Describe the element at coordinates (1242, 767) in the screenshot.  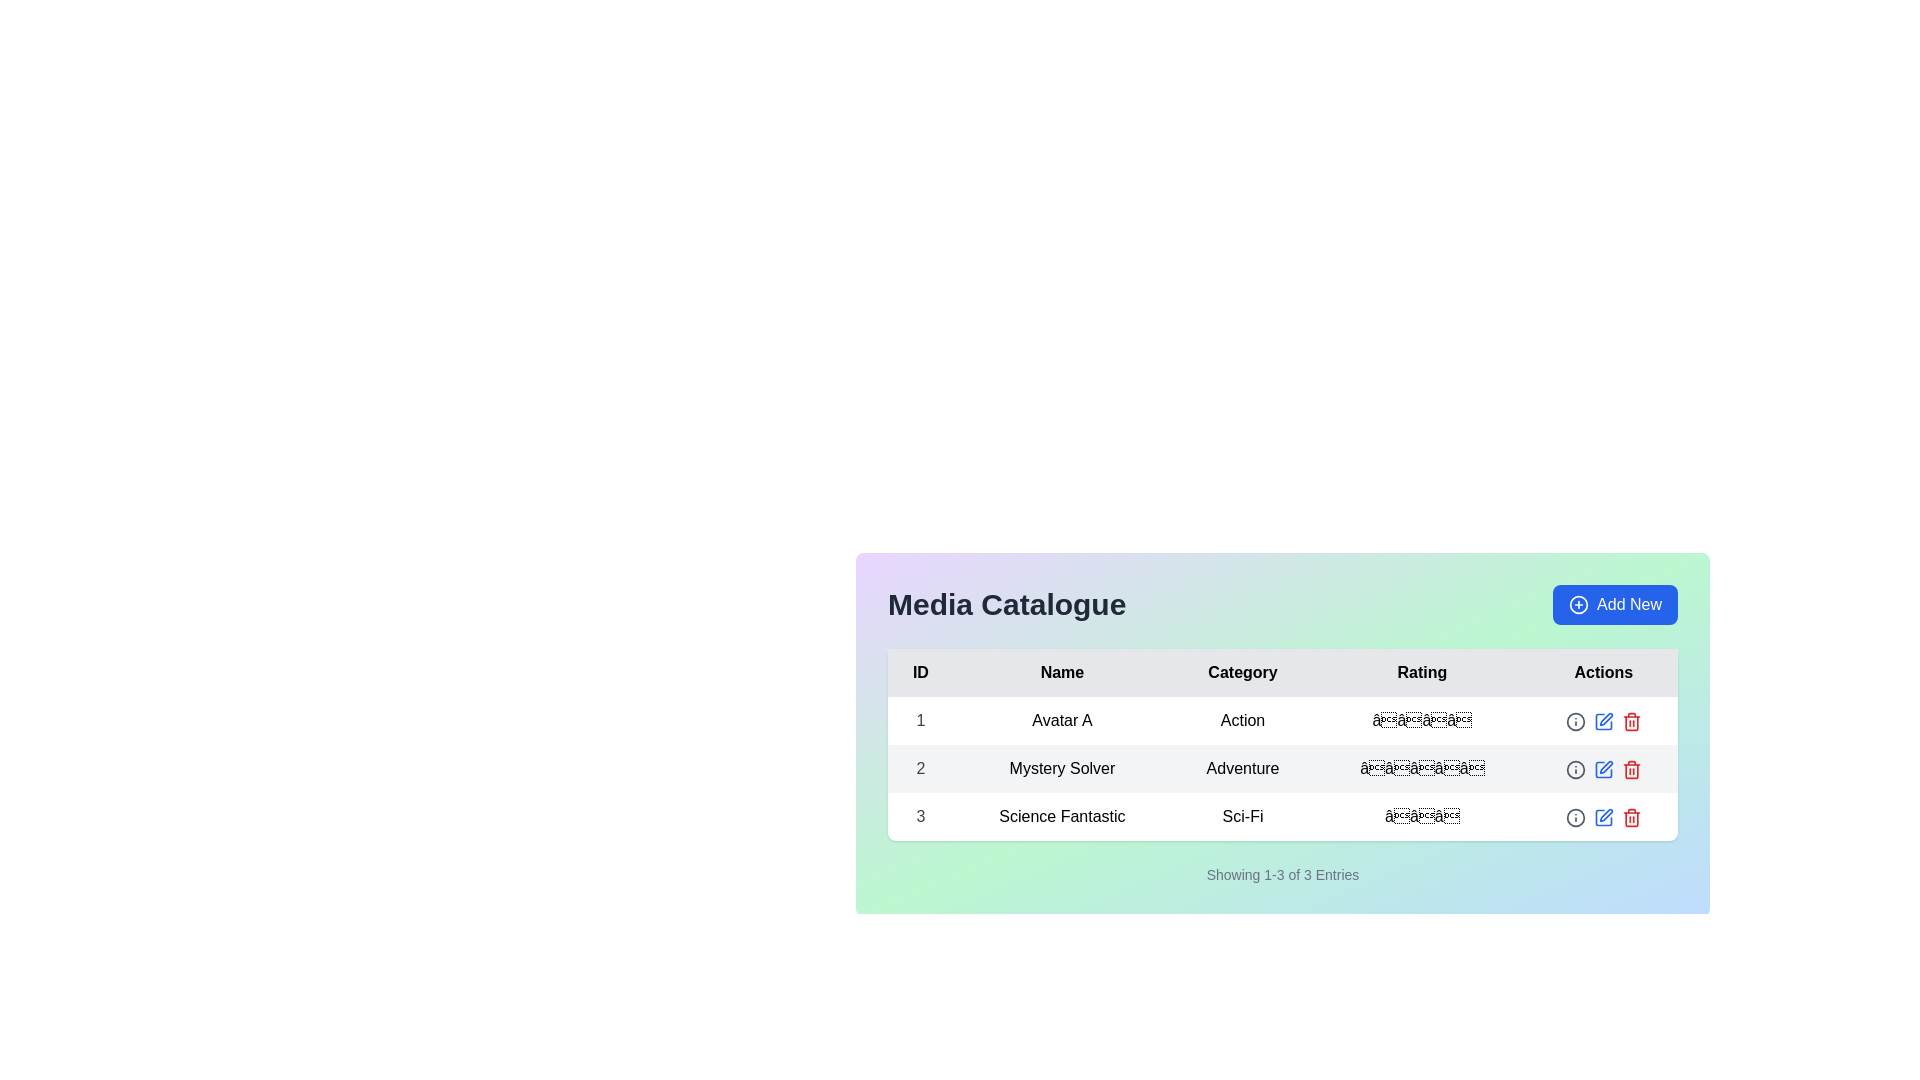
I see `the text label displaying the word 'Adventure' in the 'Category' column of the table` at that location.